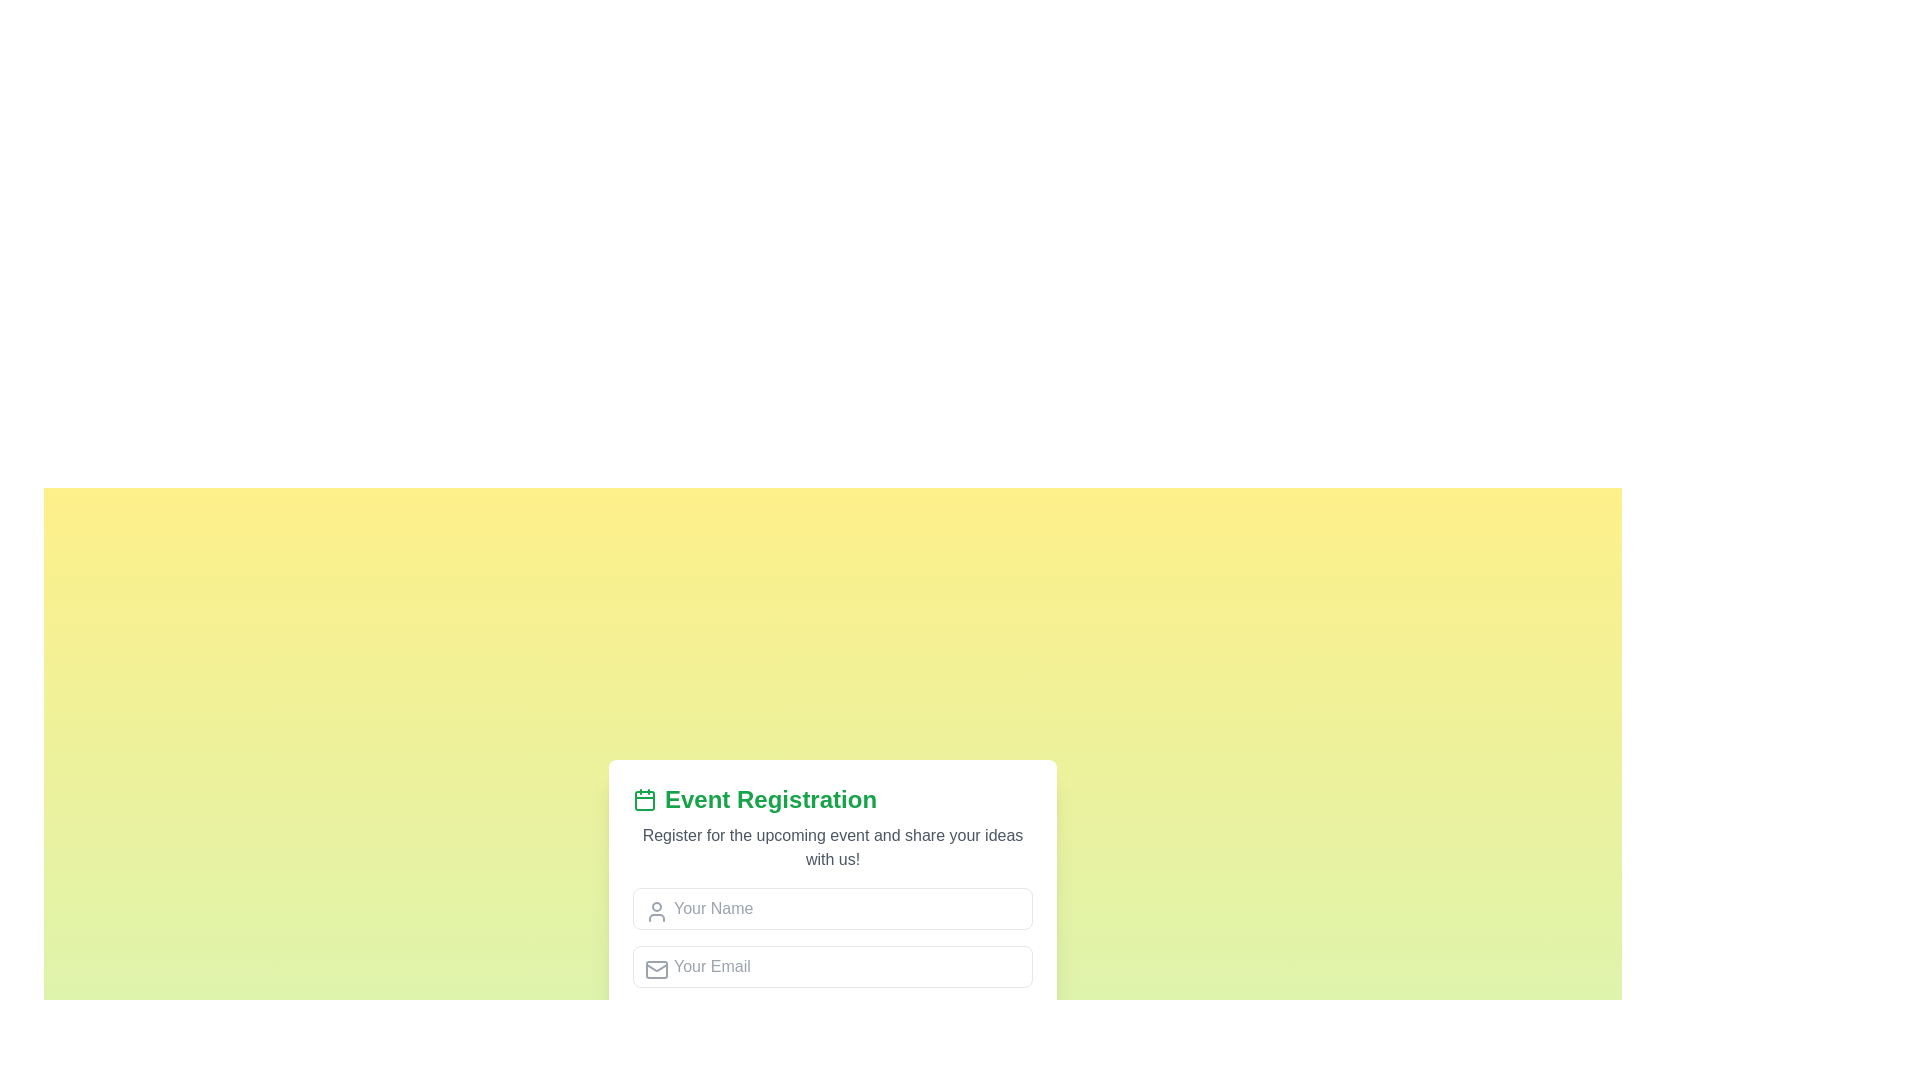  Describe the element at coordinates (657, 967) in the screenshot. I see `the envelope icon, which visually represents the email input field labeled 'Your Email.'` at that location.